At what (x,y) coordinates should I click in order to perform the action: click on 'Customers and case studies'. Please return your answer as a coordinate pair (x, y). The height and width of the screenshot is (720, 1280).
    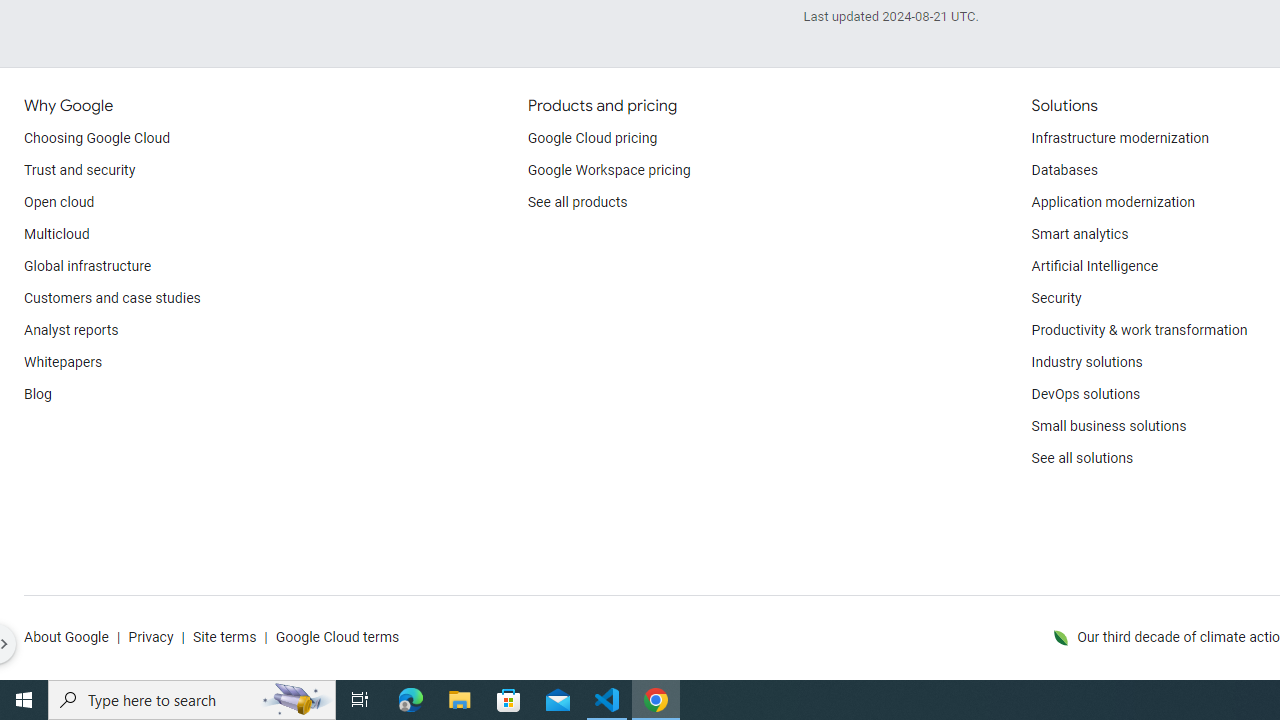
    Looking at the image, I should click on (111, 299).